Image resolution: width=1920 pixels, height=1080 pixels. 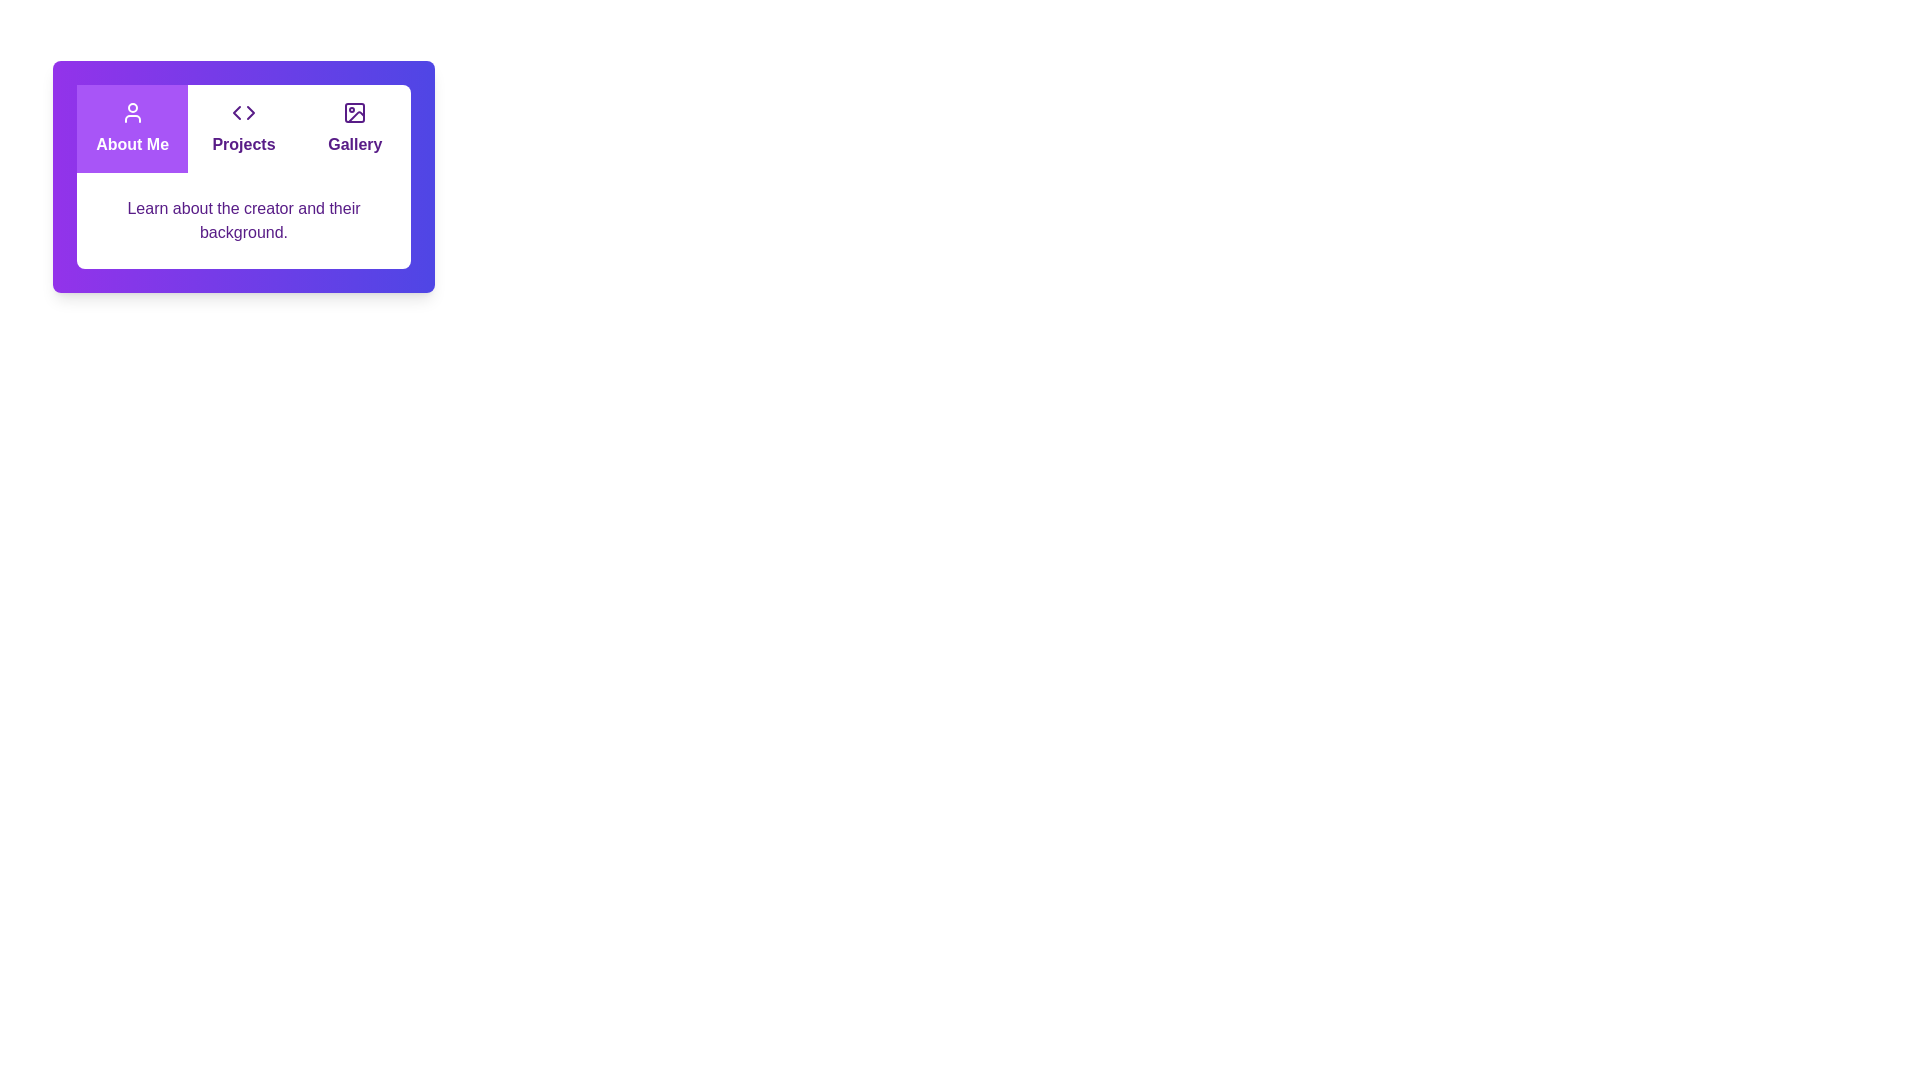 I want to click on the tab labeled About Me, so click(x=131, y=128).